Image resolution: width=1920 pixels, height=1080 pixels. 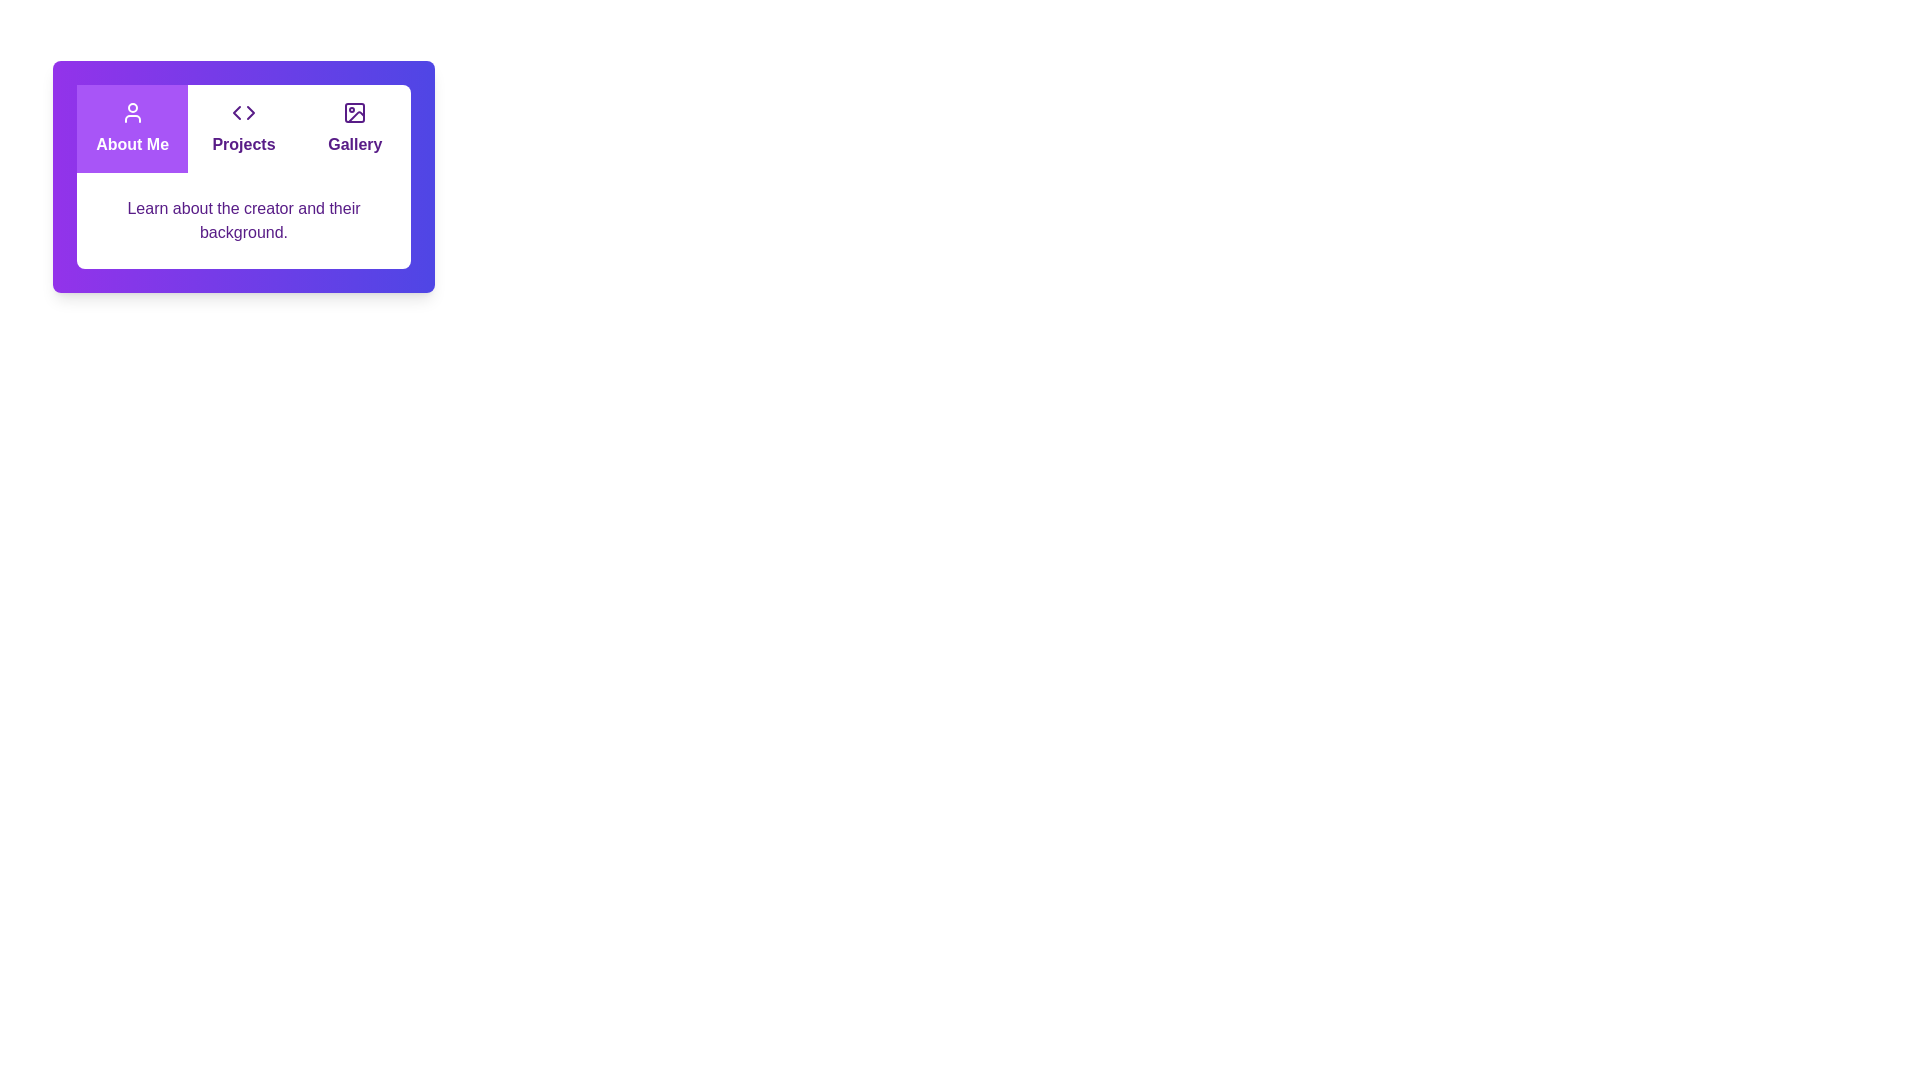 I want to click on the tab labeled About Me, so click(x=131, y=128).